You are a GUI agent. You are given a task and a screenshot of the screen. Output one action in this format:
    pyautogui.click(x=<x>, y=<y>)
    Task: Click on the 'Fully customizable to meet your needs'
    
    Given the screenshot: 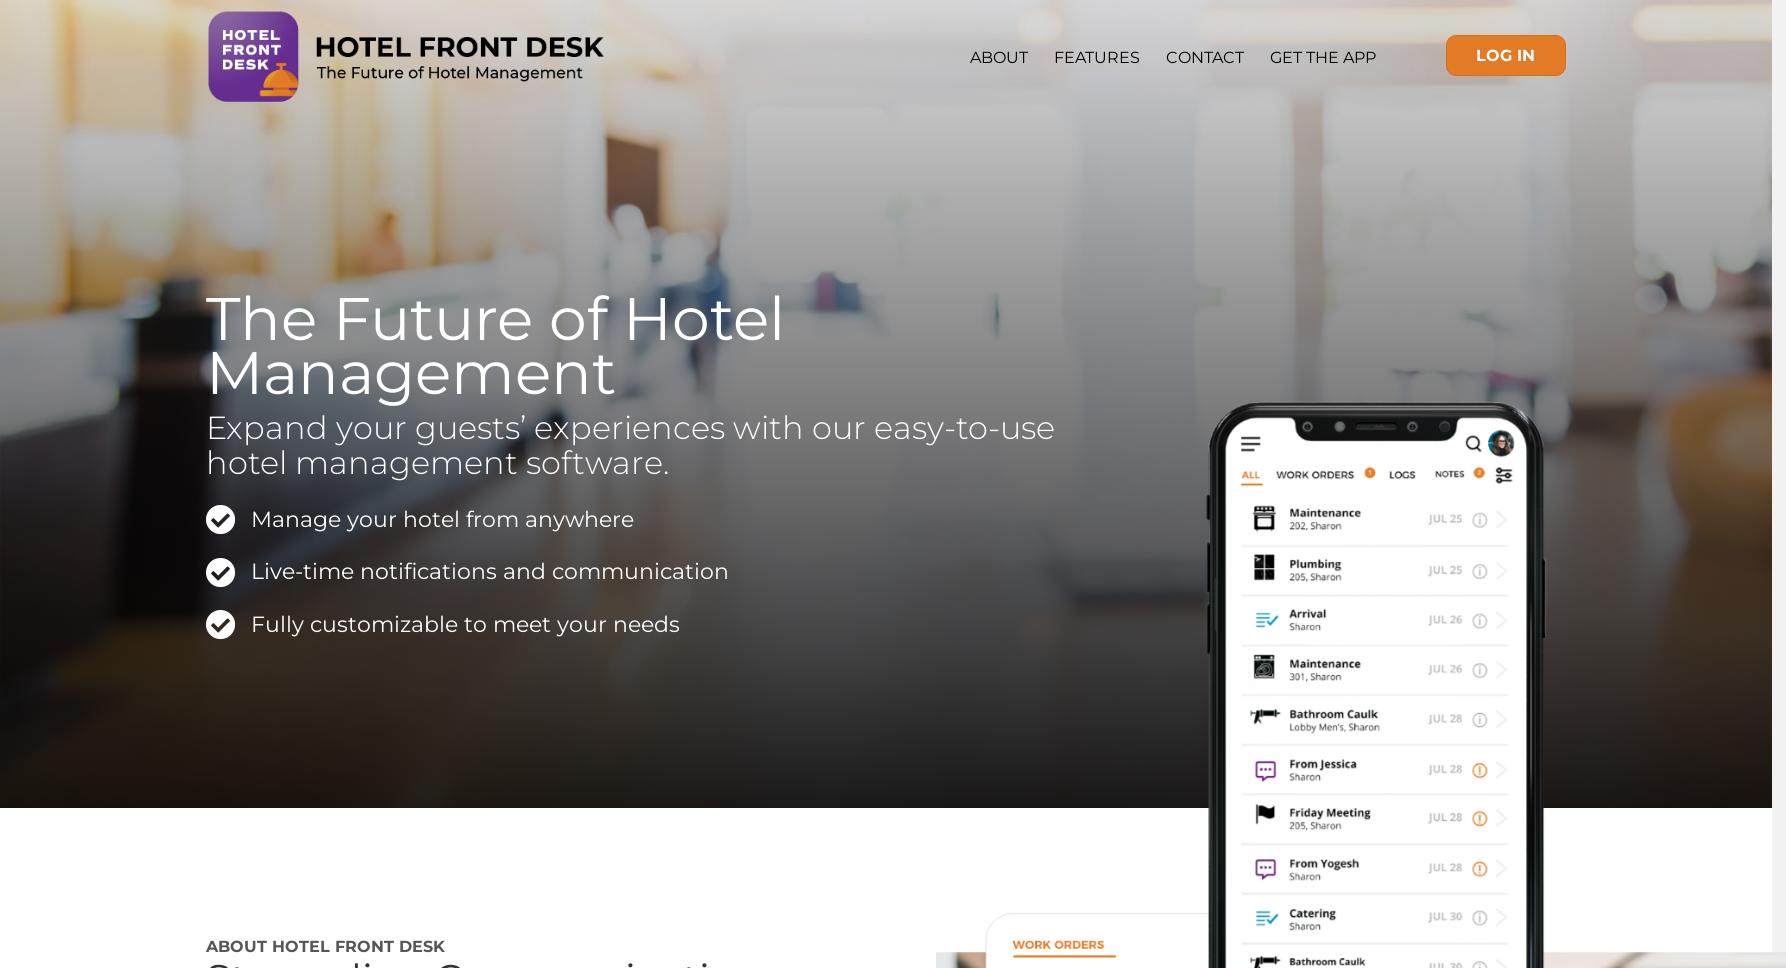 What is the action you would take?
    pyautogui.click(x=464, y=622)
    